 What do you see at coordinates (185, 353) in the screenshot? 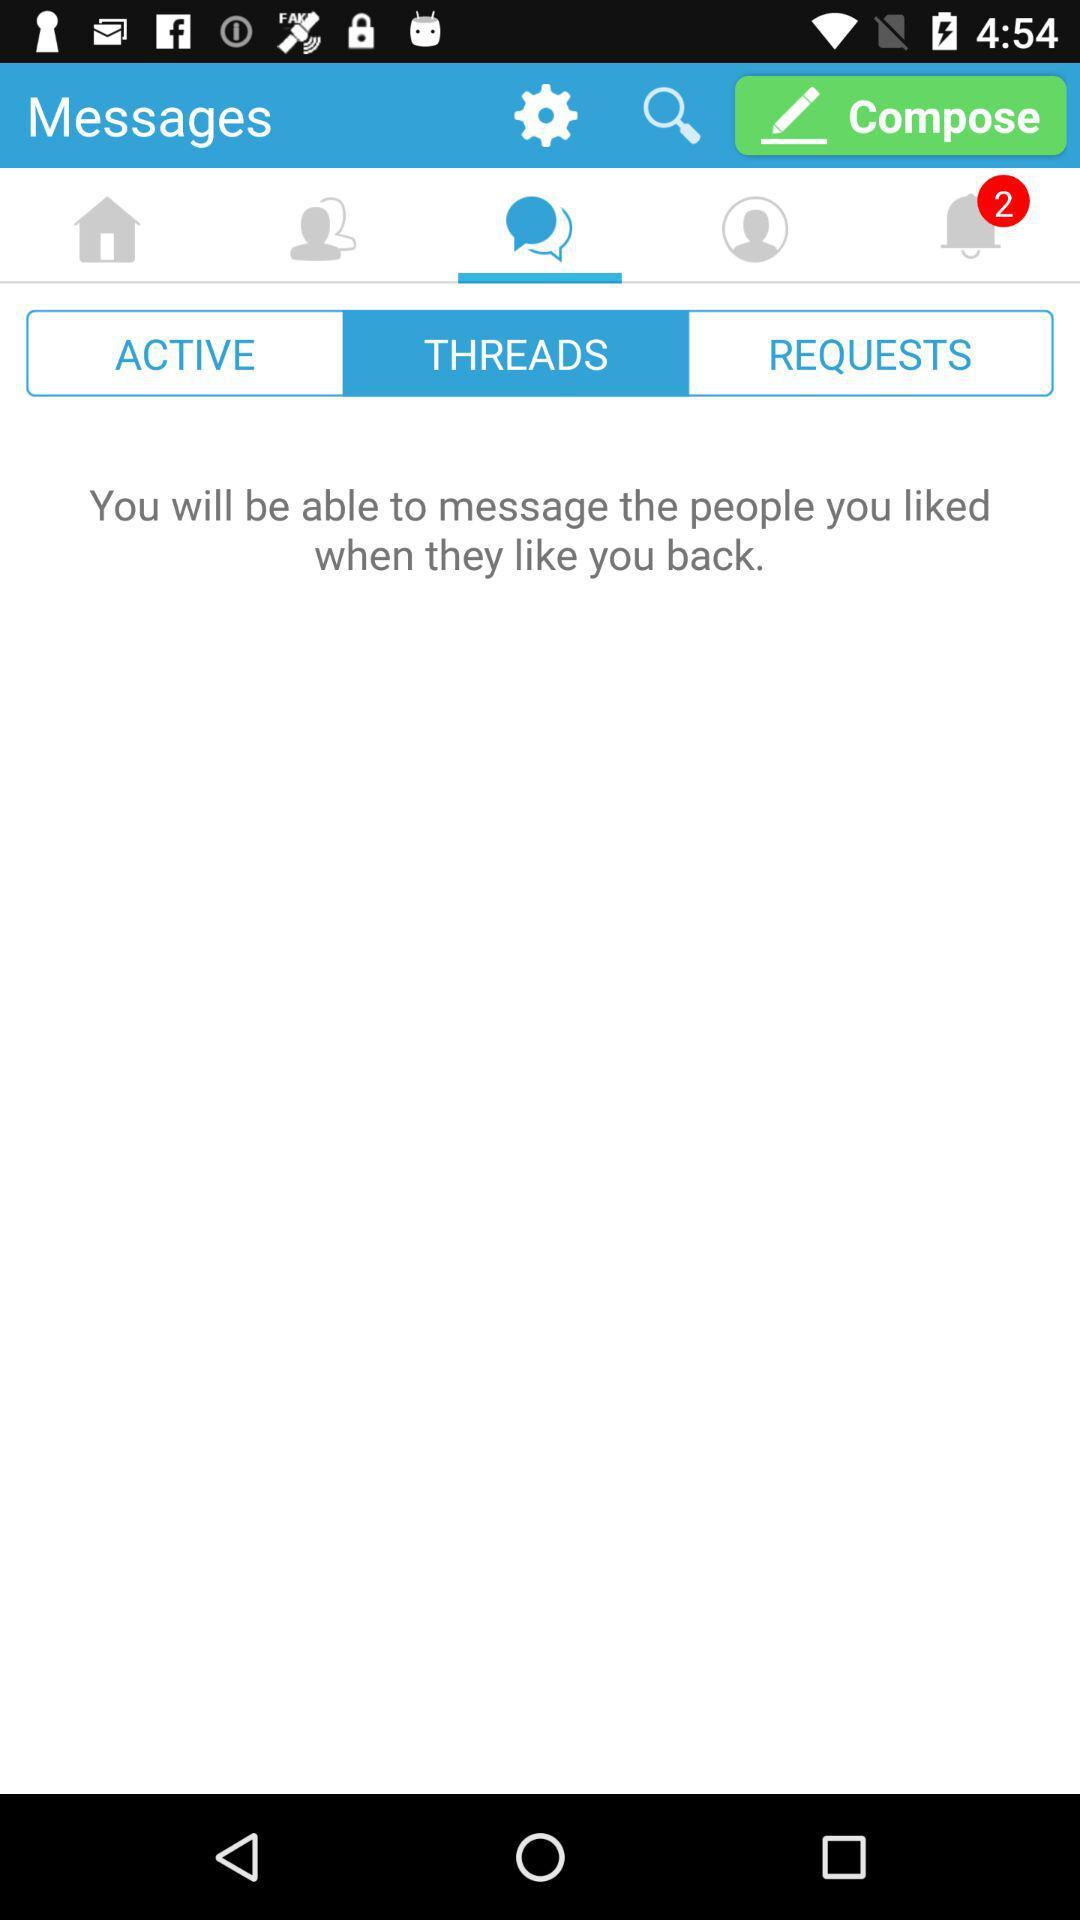
I see `icon to the left of the threads icon` at bounding box center [185, 353].